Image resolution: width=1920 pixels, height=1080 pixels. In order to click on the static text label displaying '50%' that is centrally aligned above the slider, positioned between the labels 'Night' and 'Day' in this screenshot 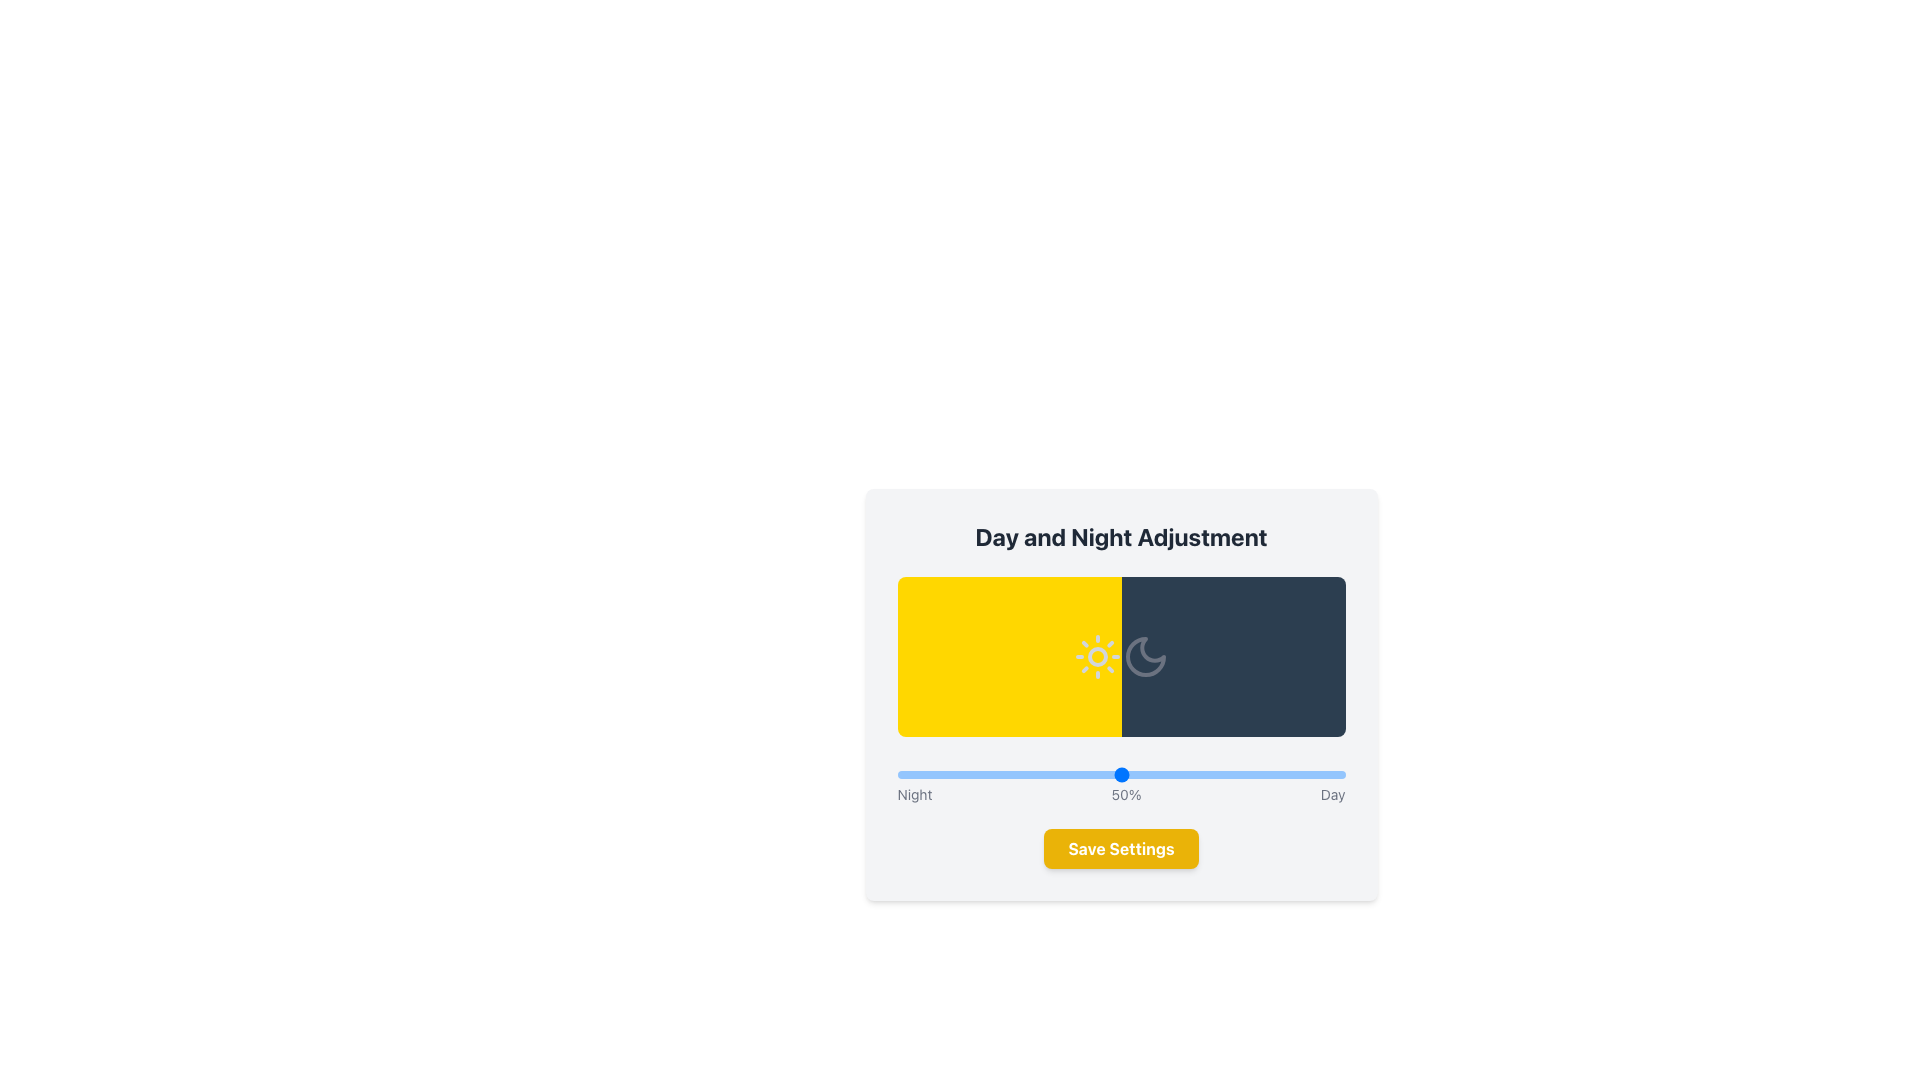, I will do `click(1126, 793)`.